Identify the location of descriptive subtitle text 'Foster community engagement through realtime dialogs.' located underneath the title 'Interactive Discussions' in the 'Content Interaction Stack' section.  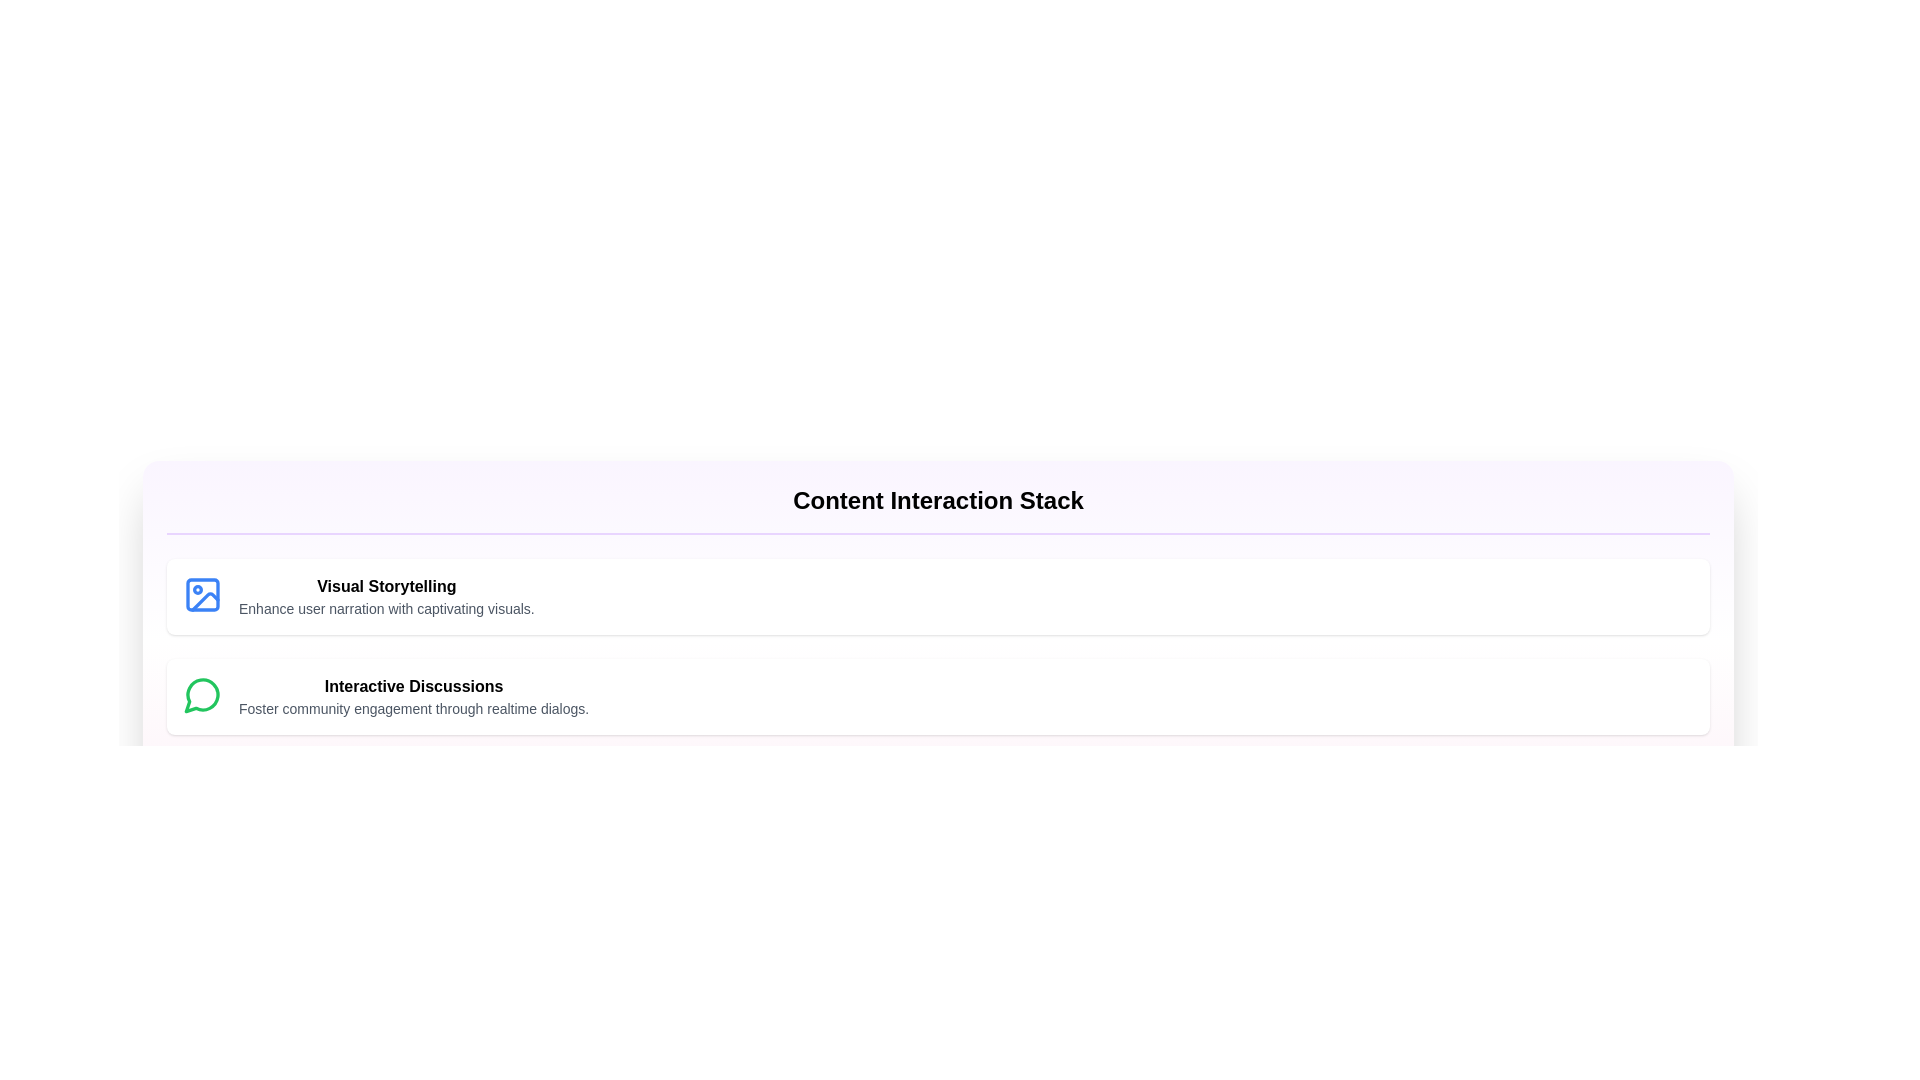
(413, 708).